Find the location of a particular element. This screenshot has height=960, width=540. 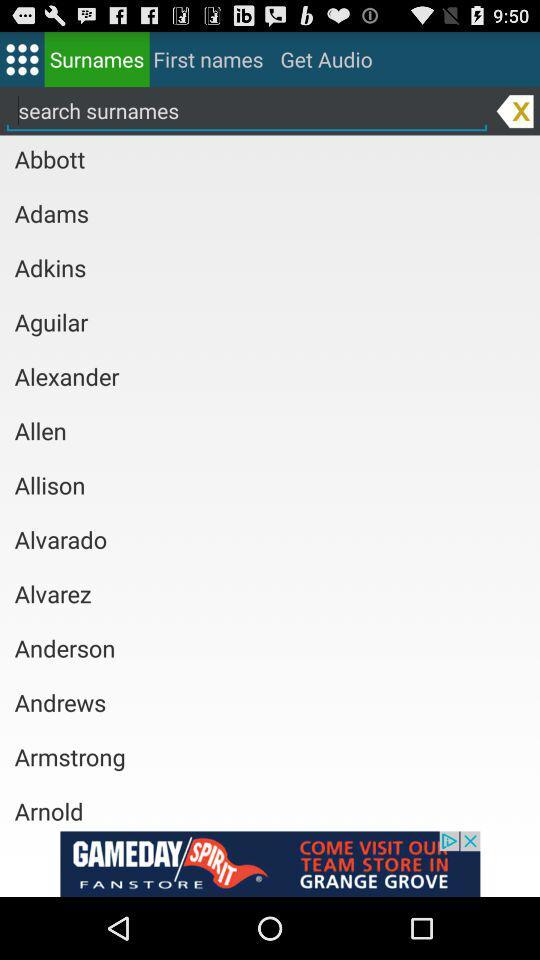

the dialpad icon is located at coordinates (21, 63).